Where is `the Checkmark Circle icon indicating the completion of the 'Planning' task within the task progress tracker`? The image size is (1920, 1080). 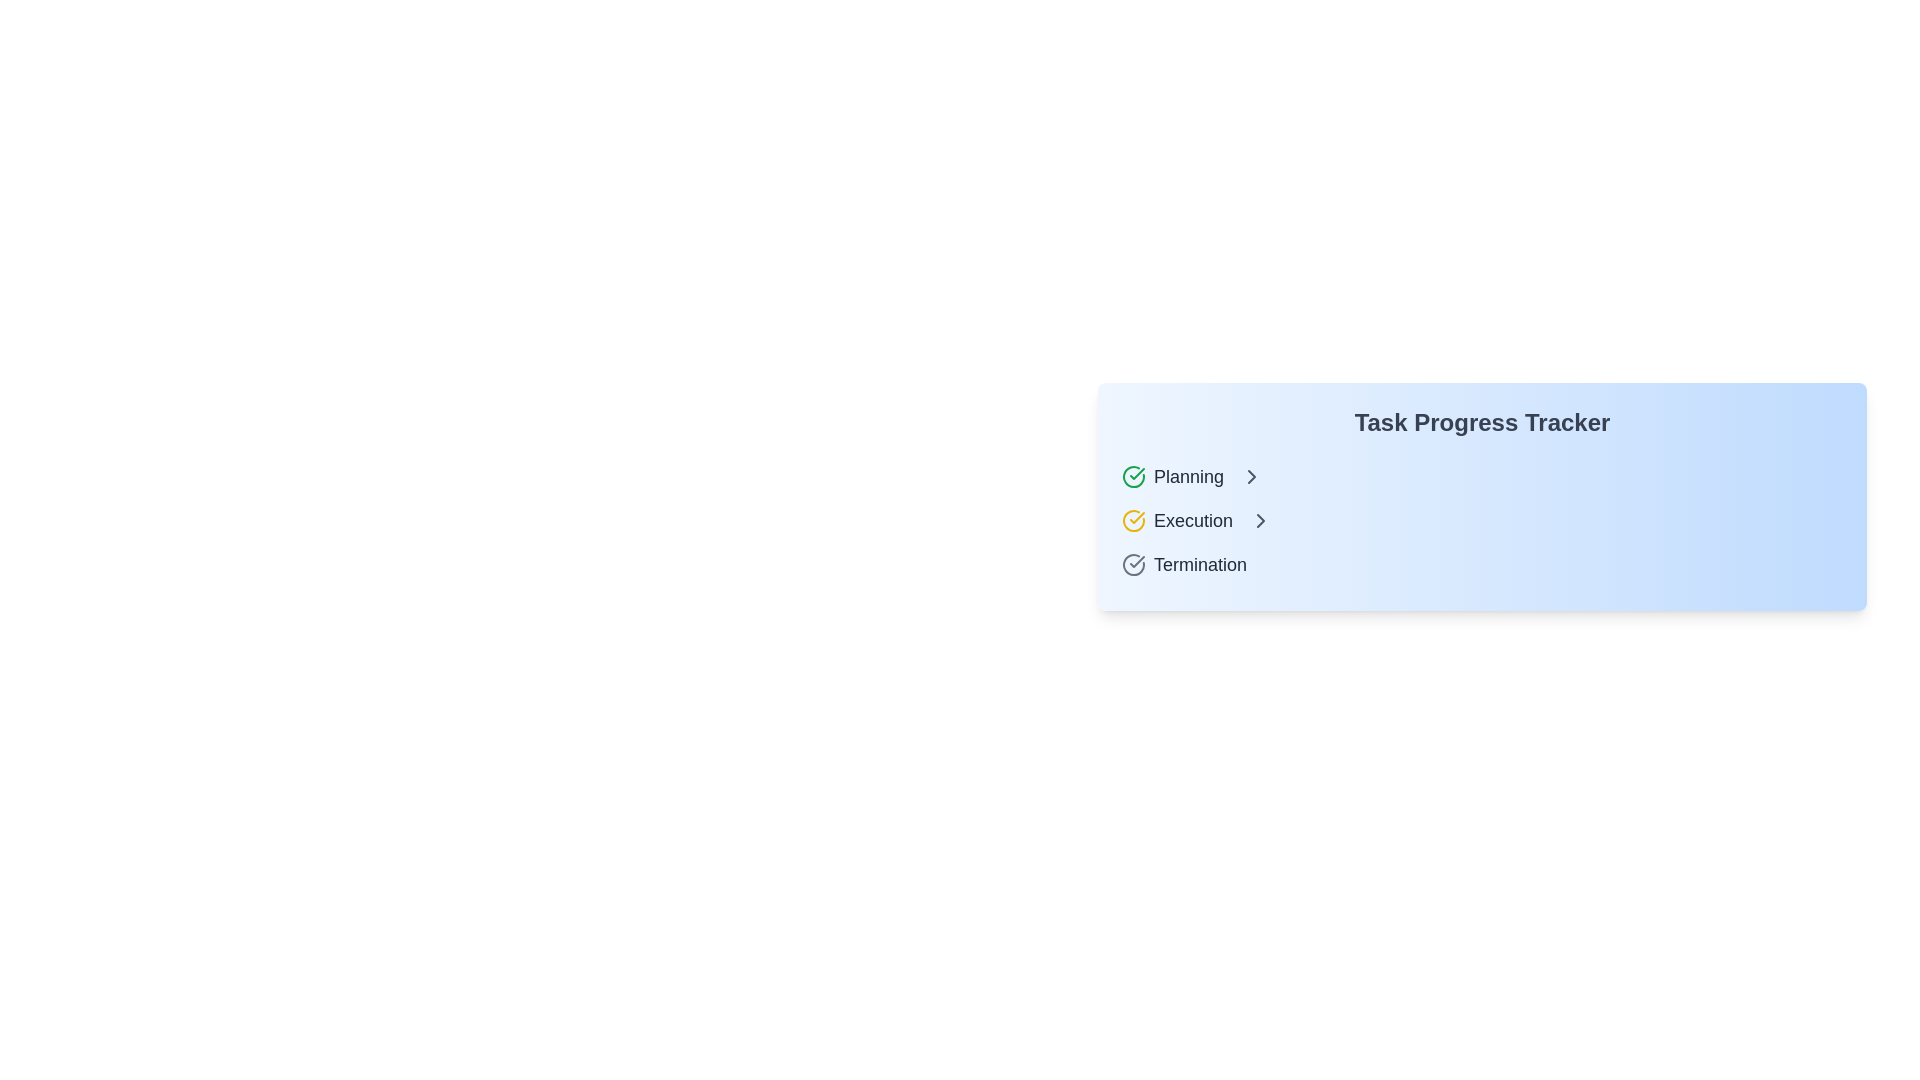
the Checkmark Circle icon indicating the completion of the 'Planning' task within the task progress tracker is located at coordinates (1133, 477).